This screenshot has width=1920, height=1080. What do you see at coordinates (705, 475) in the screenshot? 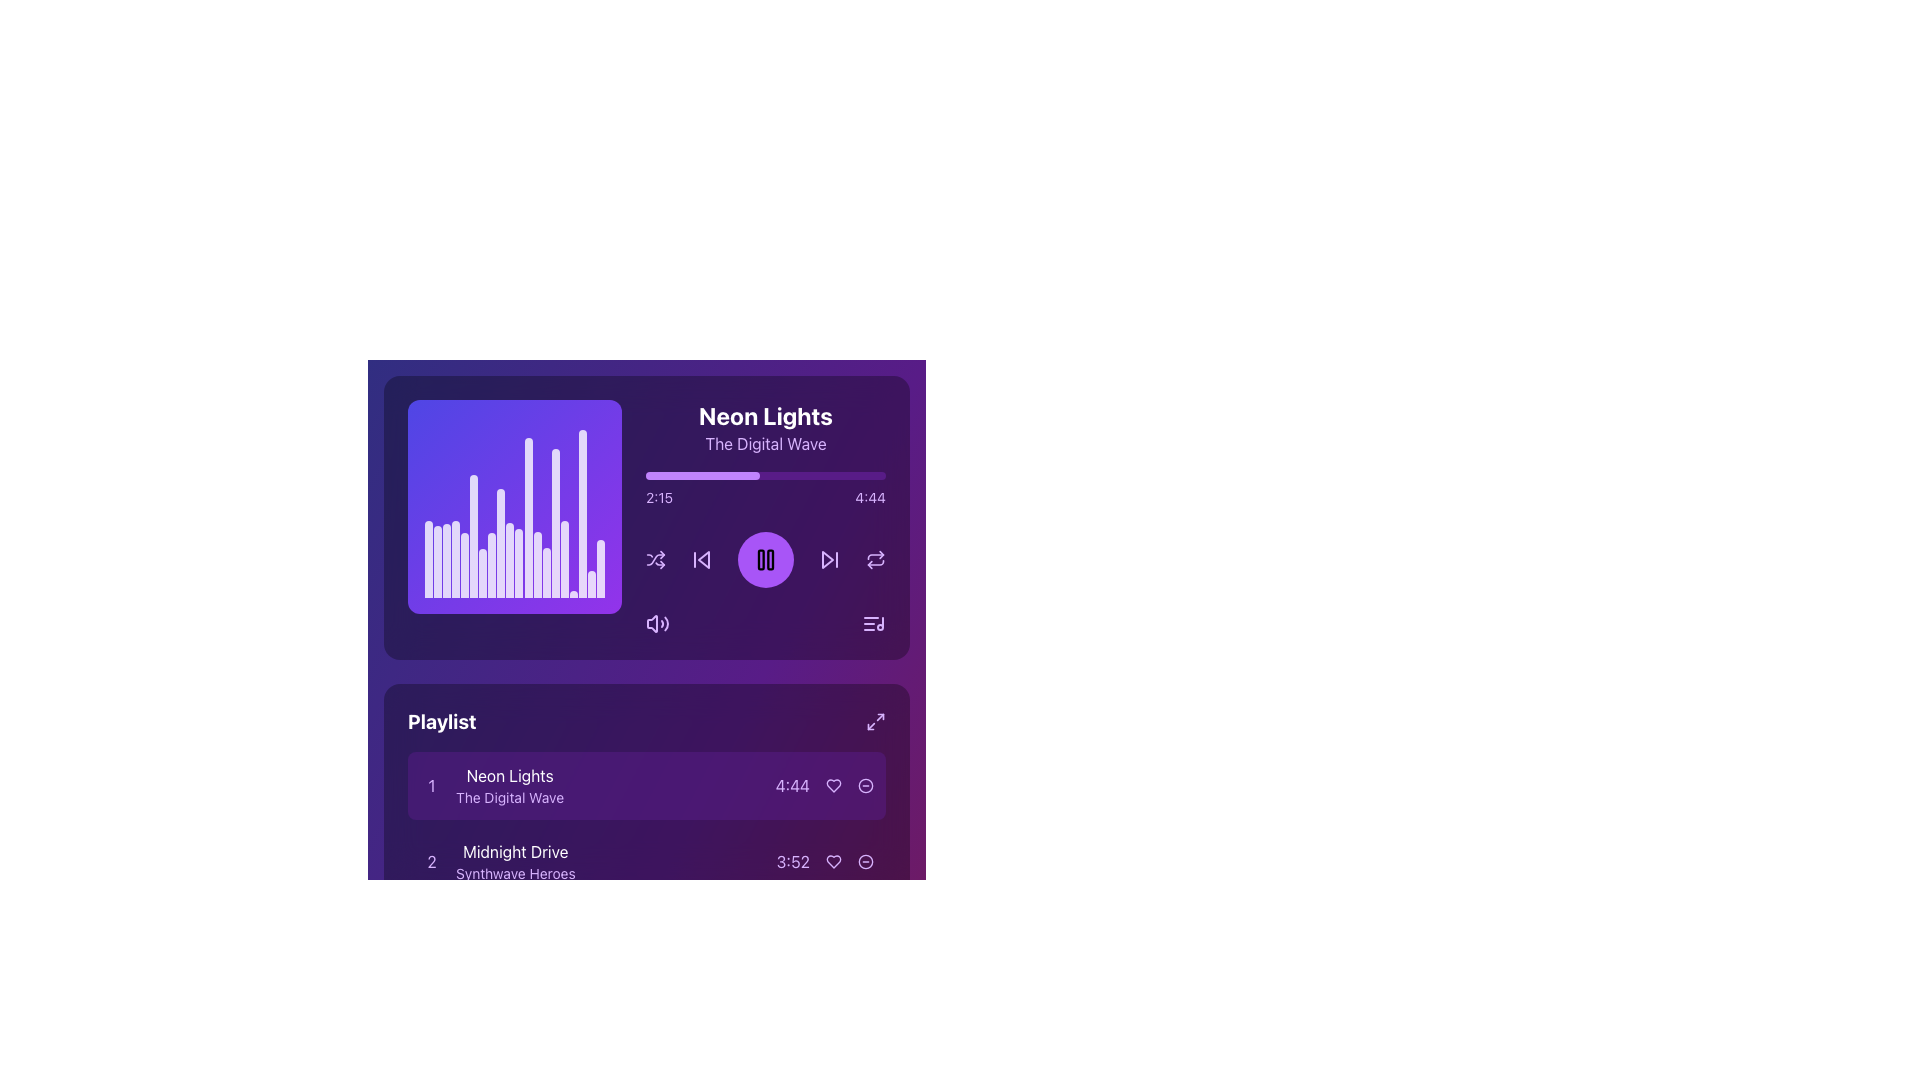
I see `the progress` at bounding box center [705, 475].